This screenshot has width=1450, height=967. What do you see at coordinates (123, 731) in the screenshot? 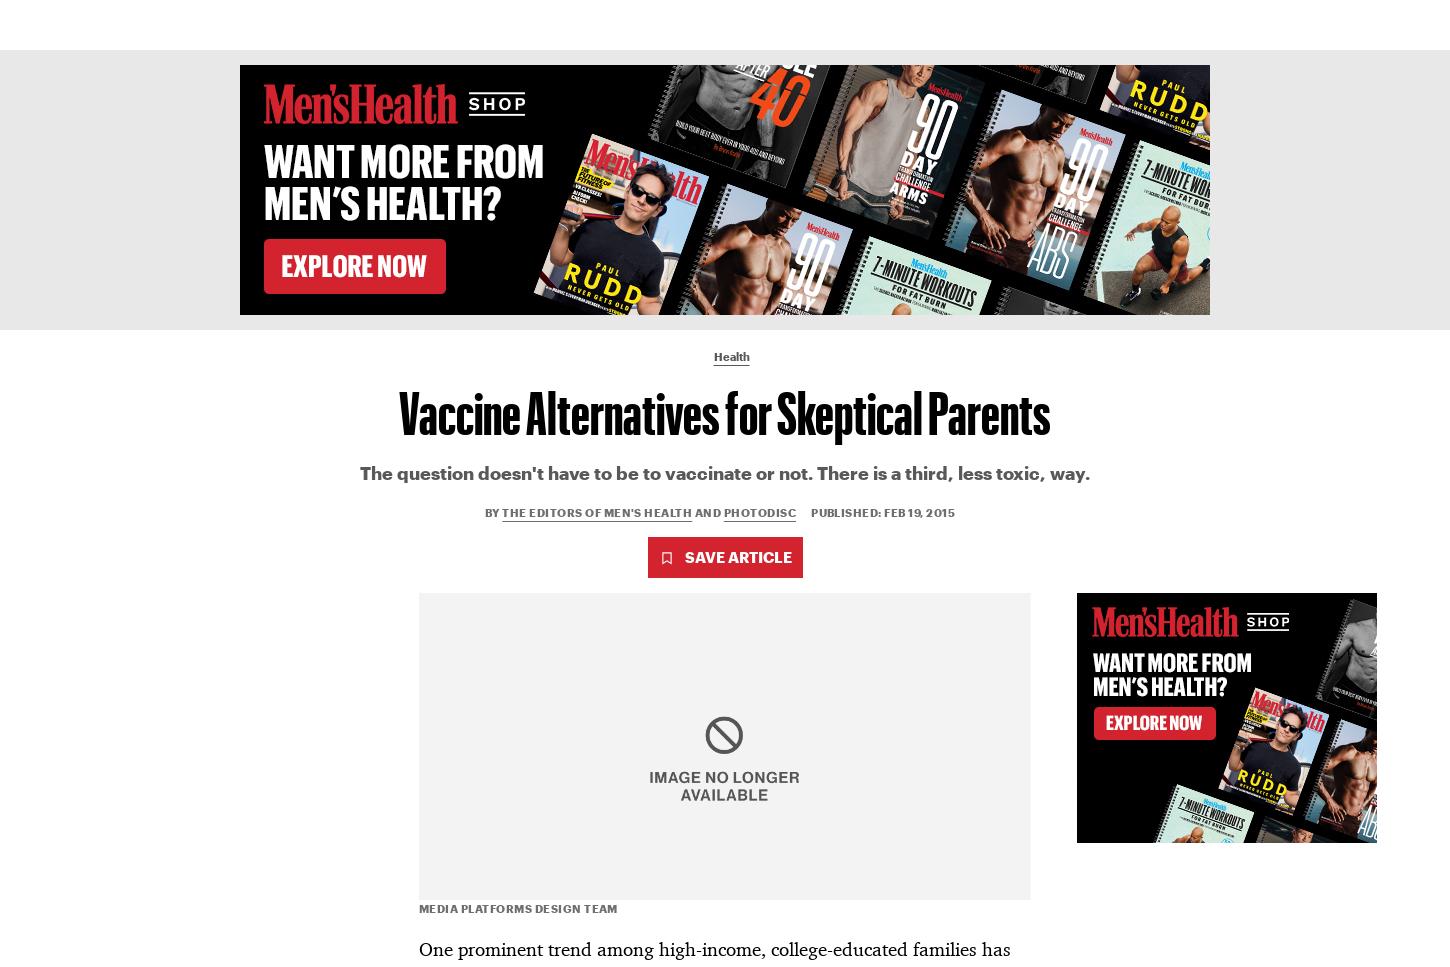
I see `'The School Shootings Principals Club'` at bounding box center [123, 731].